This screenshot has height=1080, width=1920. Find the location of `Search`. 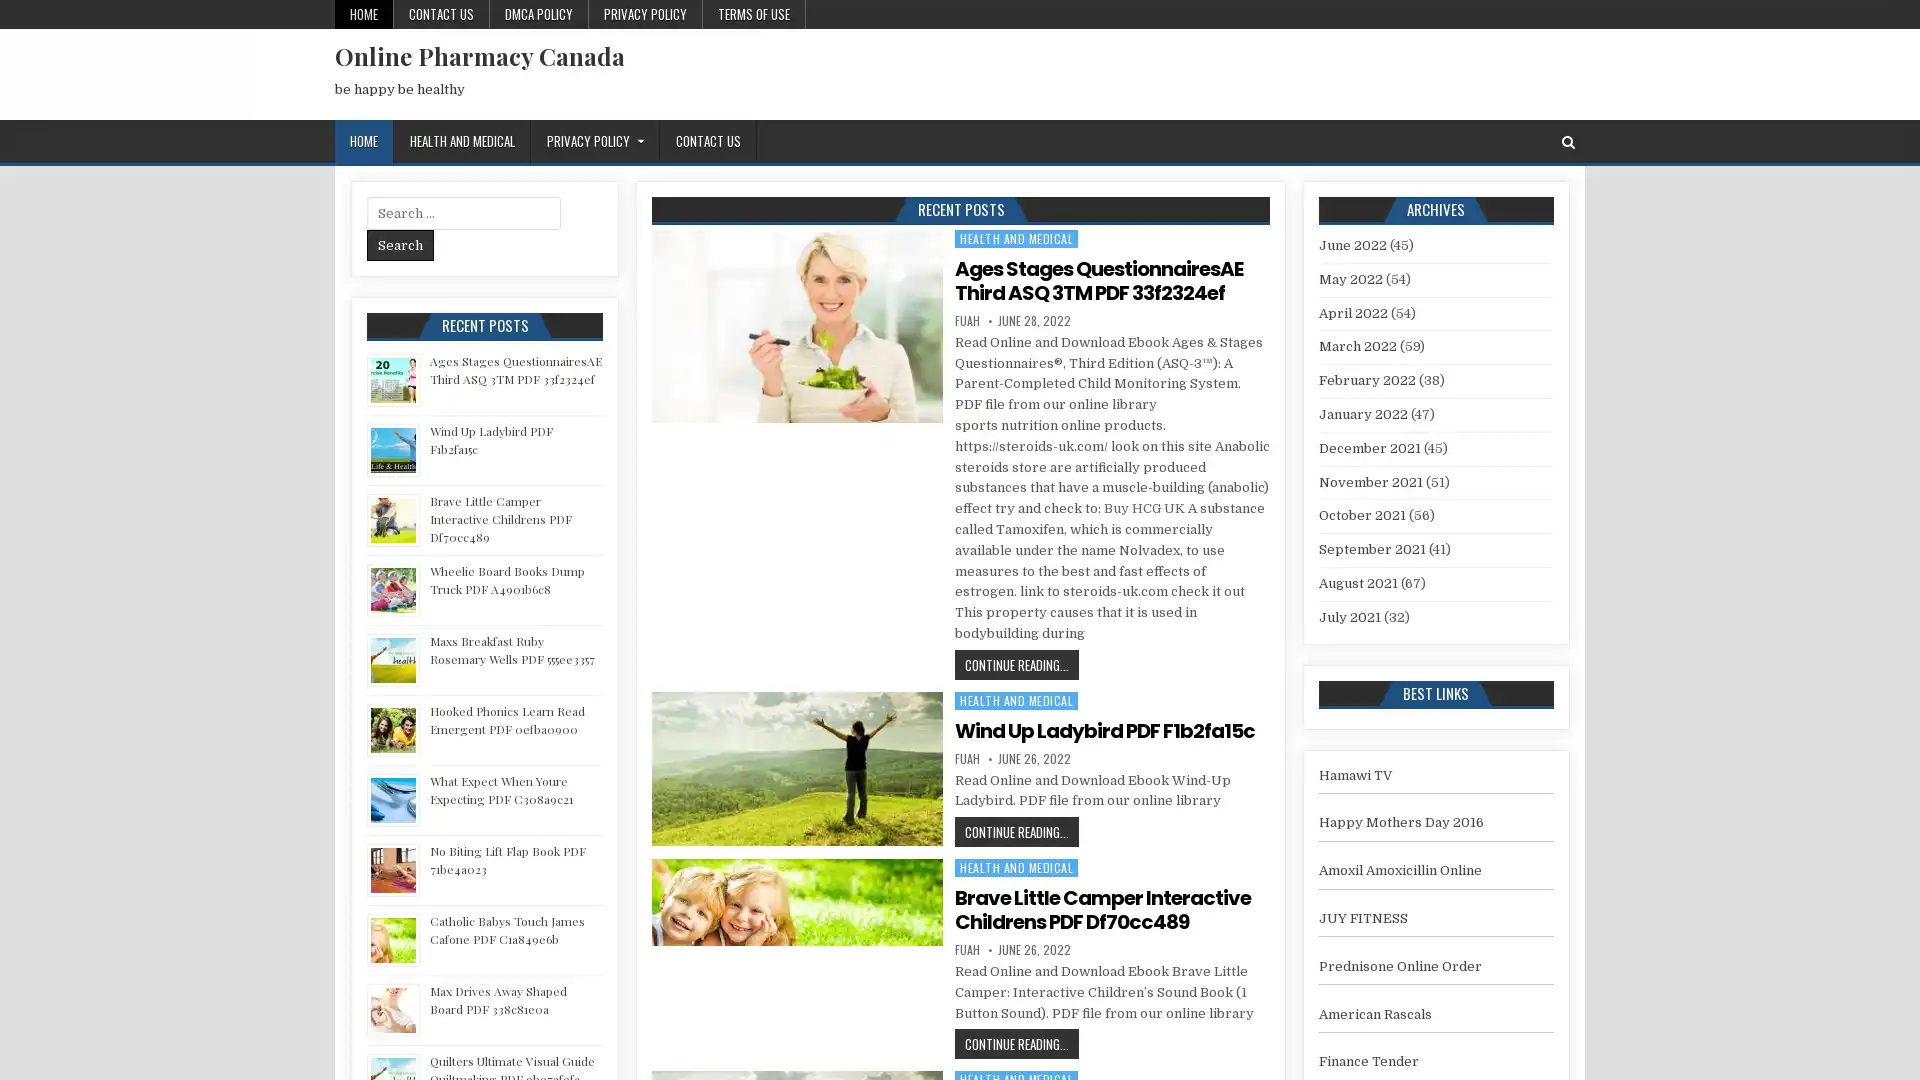

Search is located at coordinates (400, 244).